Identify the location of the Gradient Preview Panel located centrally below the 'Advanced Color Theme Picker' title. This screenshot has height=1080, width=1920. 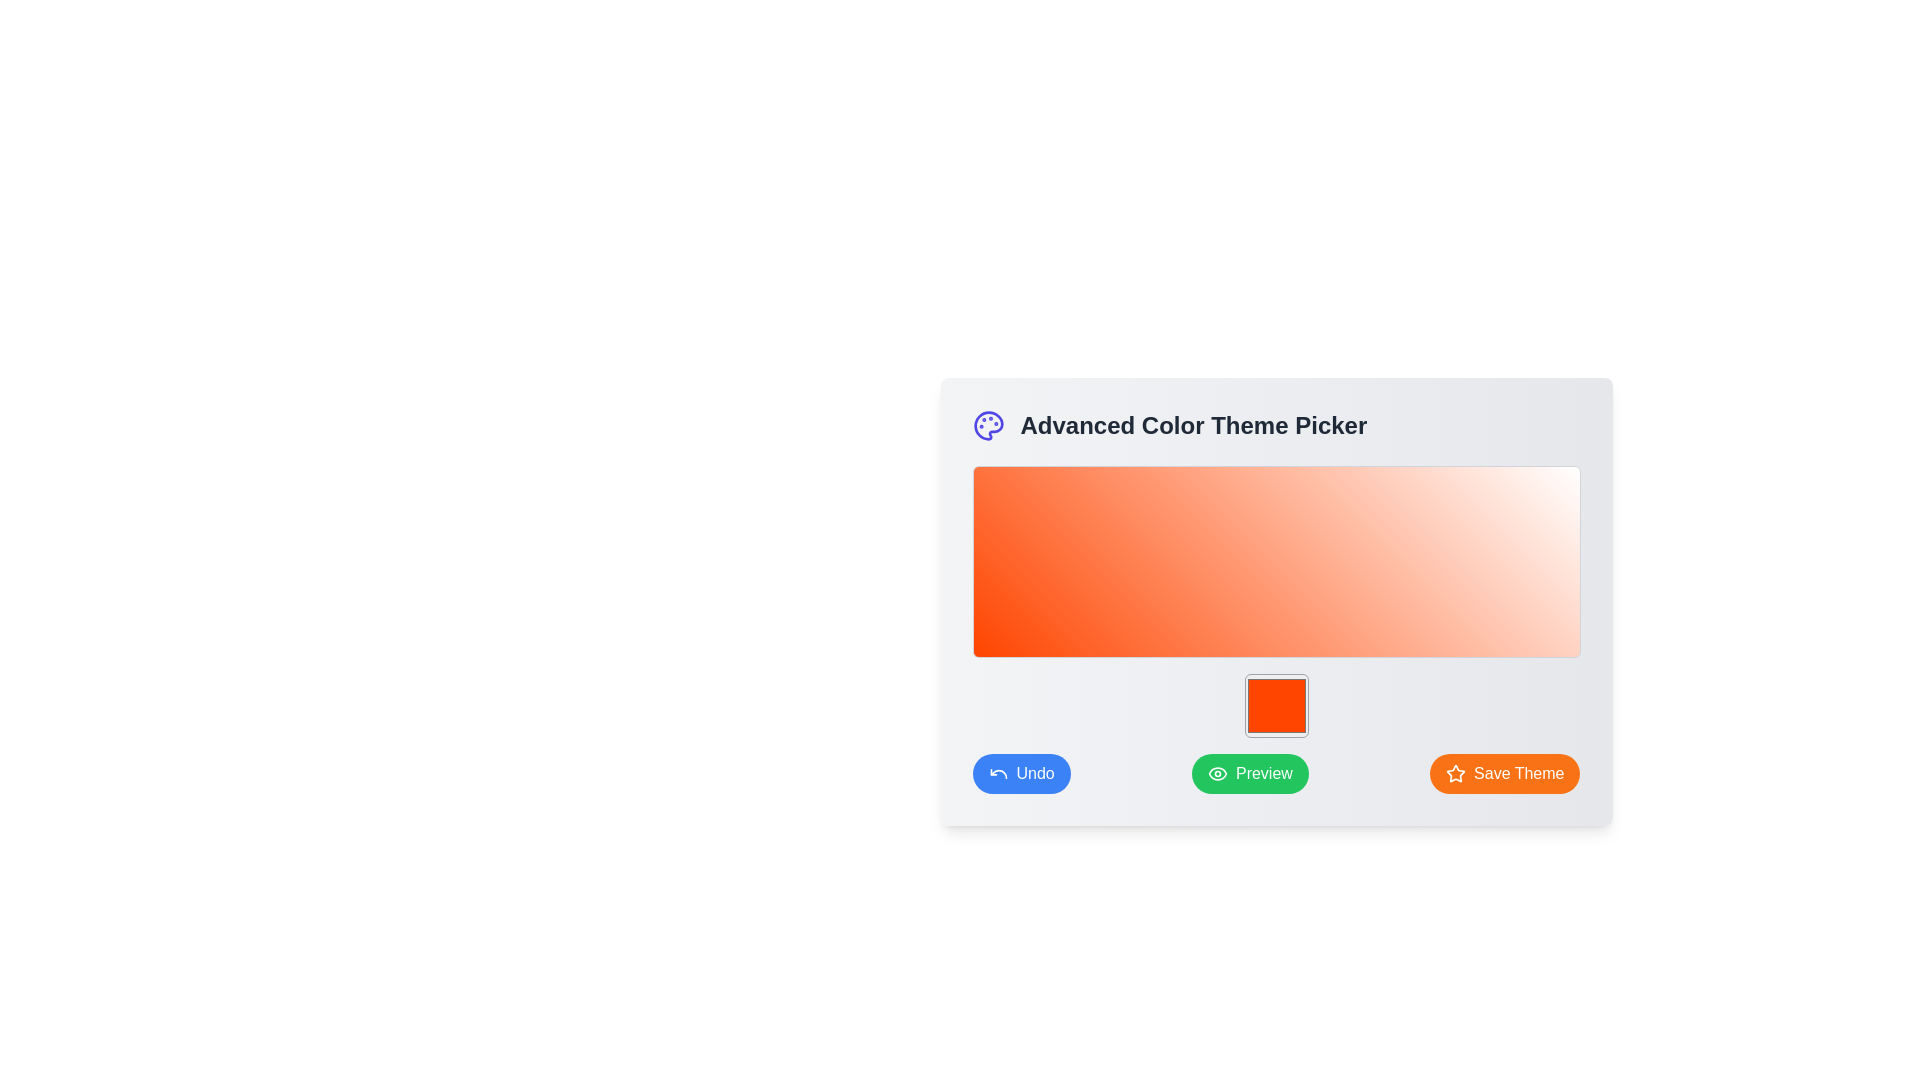
(1275, 600).